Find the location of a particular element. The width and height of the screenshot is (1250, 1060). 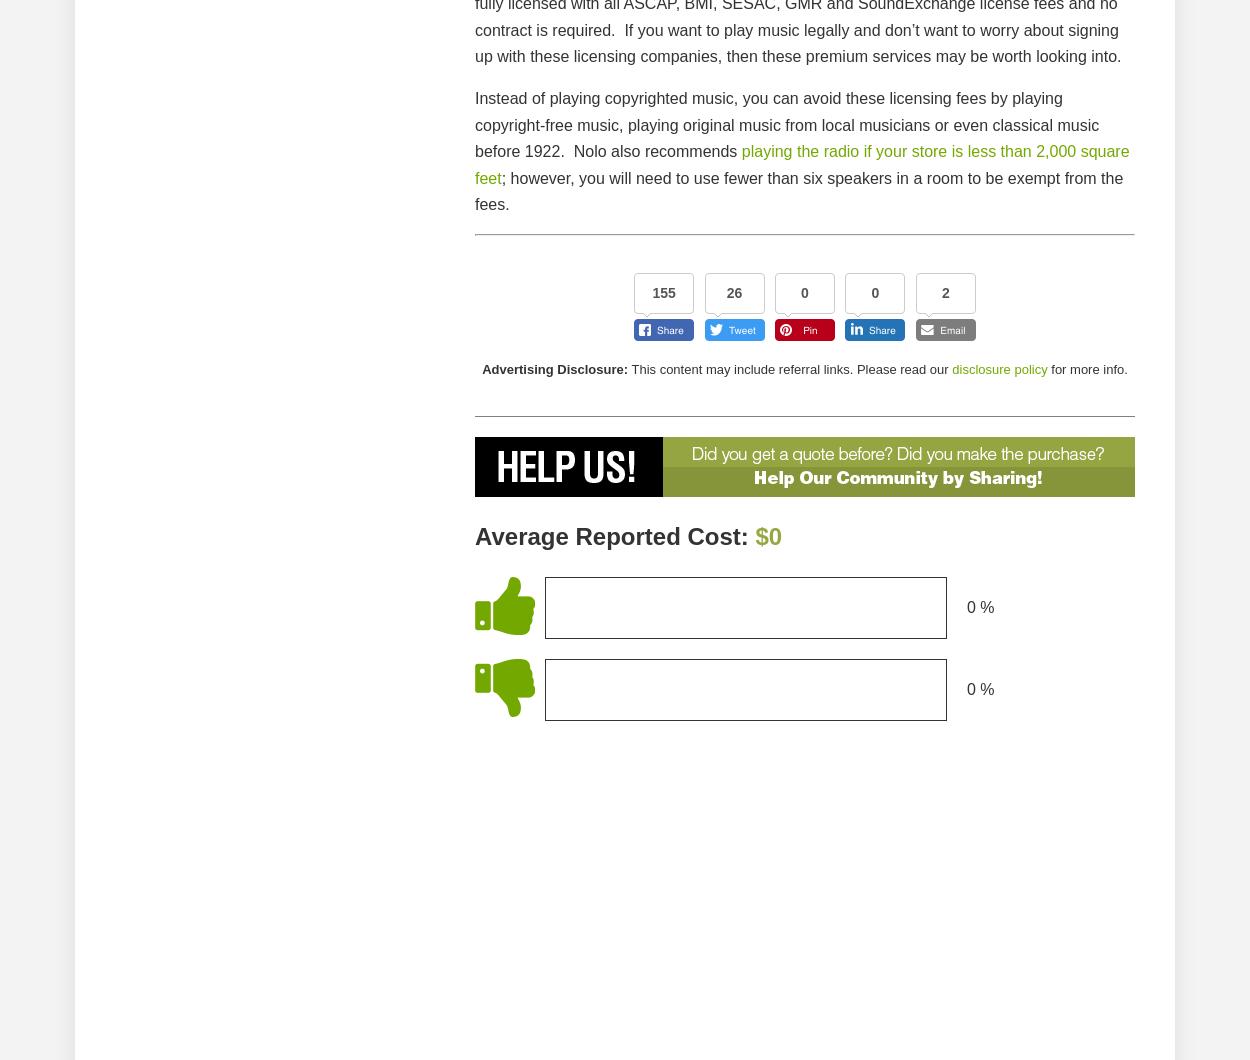

'Instead of playing copyrighted music, you can avoid these licensing fees by playing copyright-free music, playing original music from local musicians or even classical music before 1922.  Nolo also recommends' is located at coordinates (474, 124).